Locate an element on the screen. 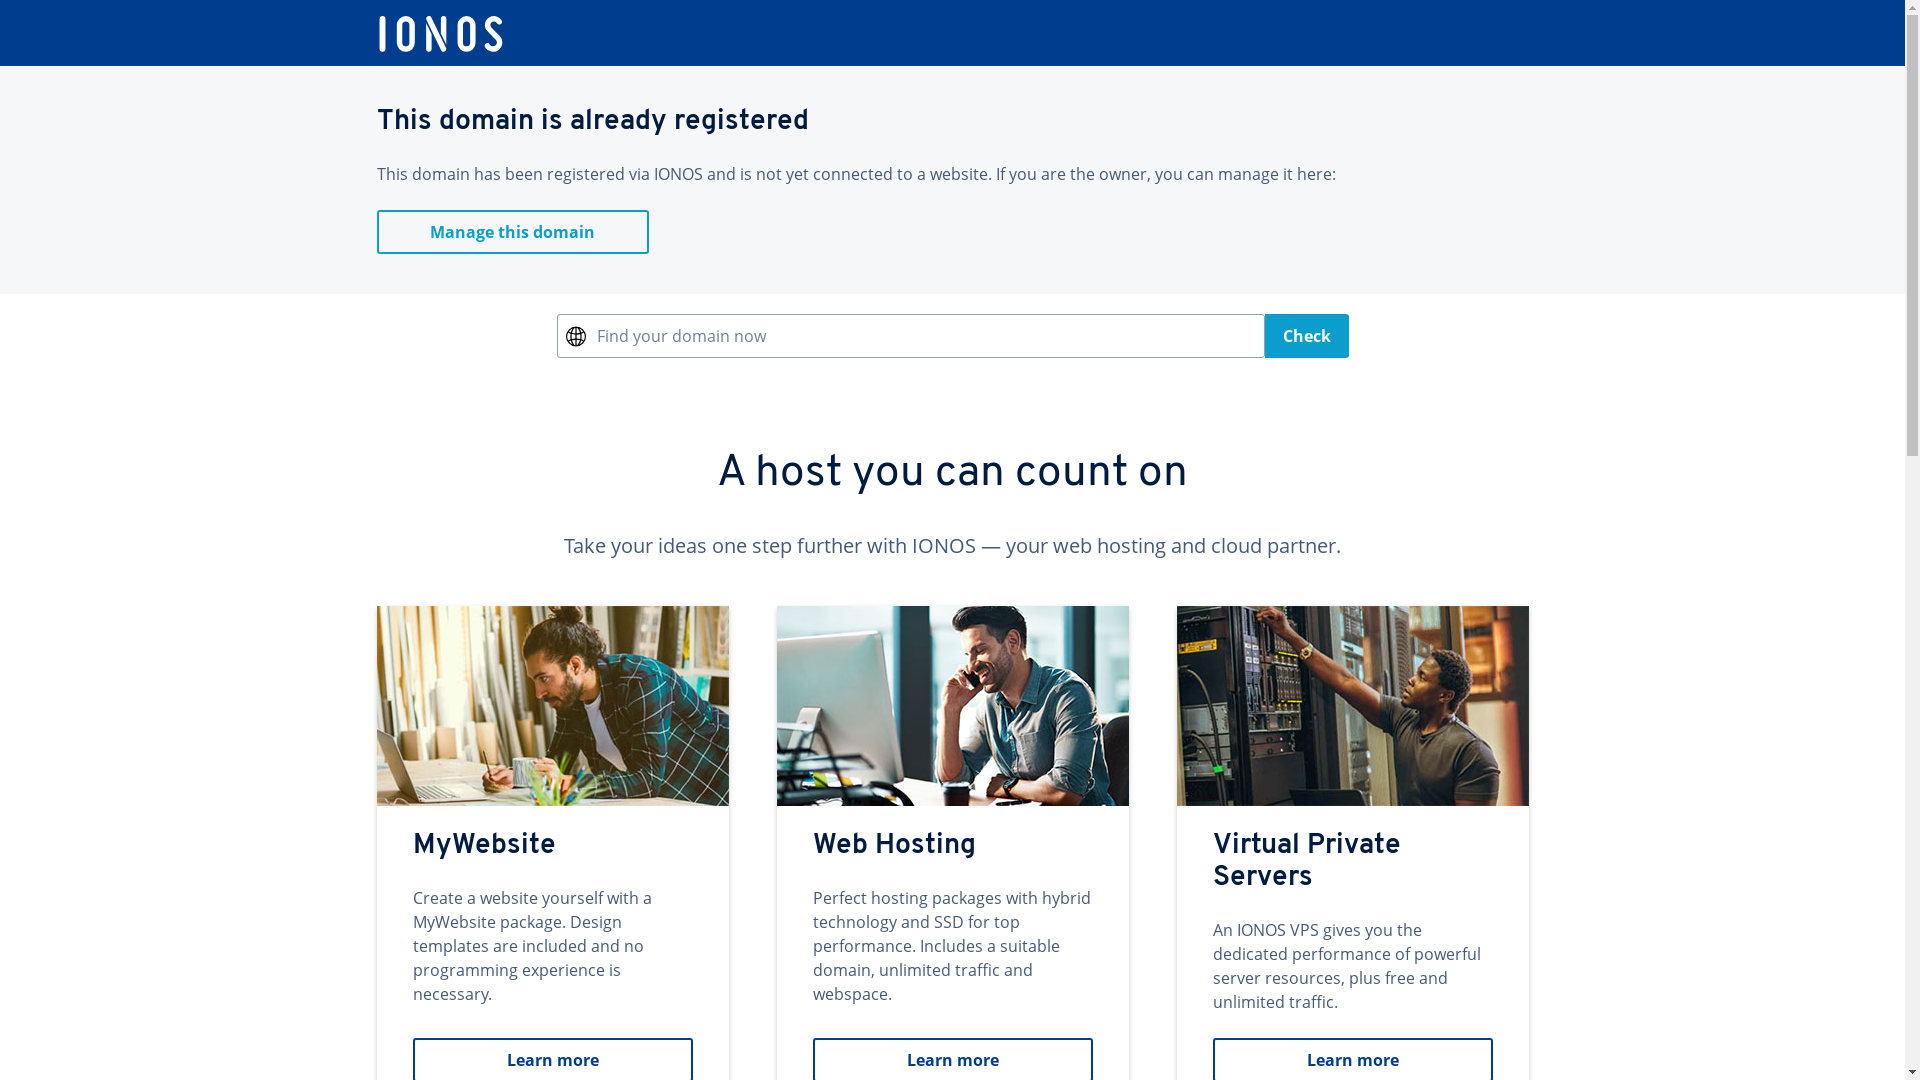  'Check' is located at coordinates (1262, 334).